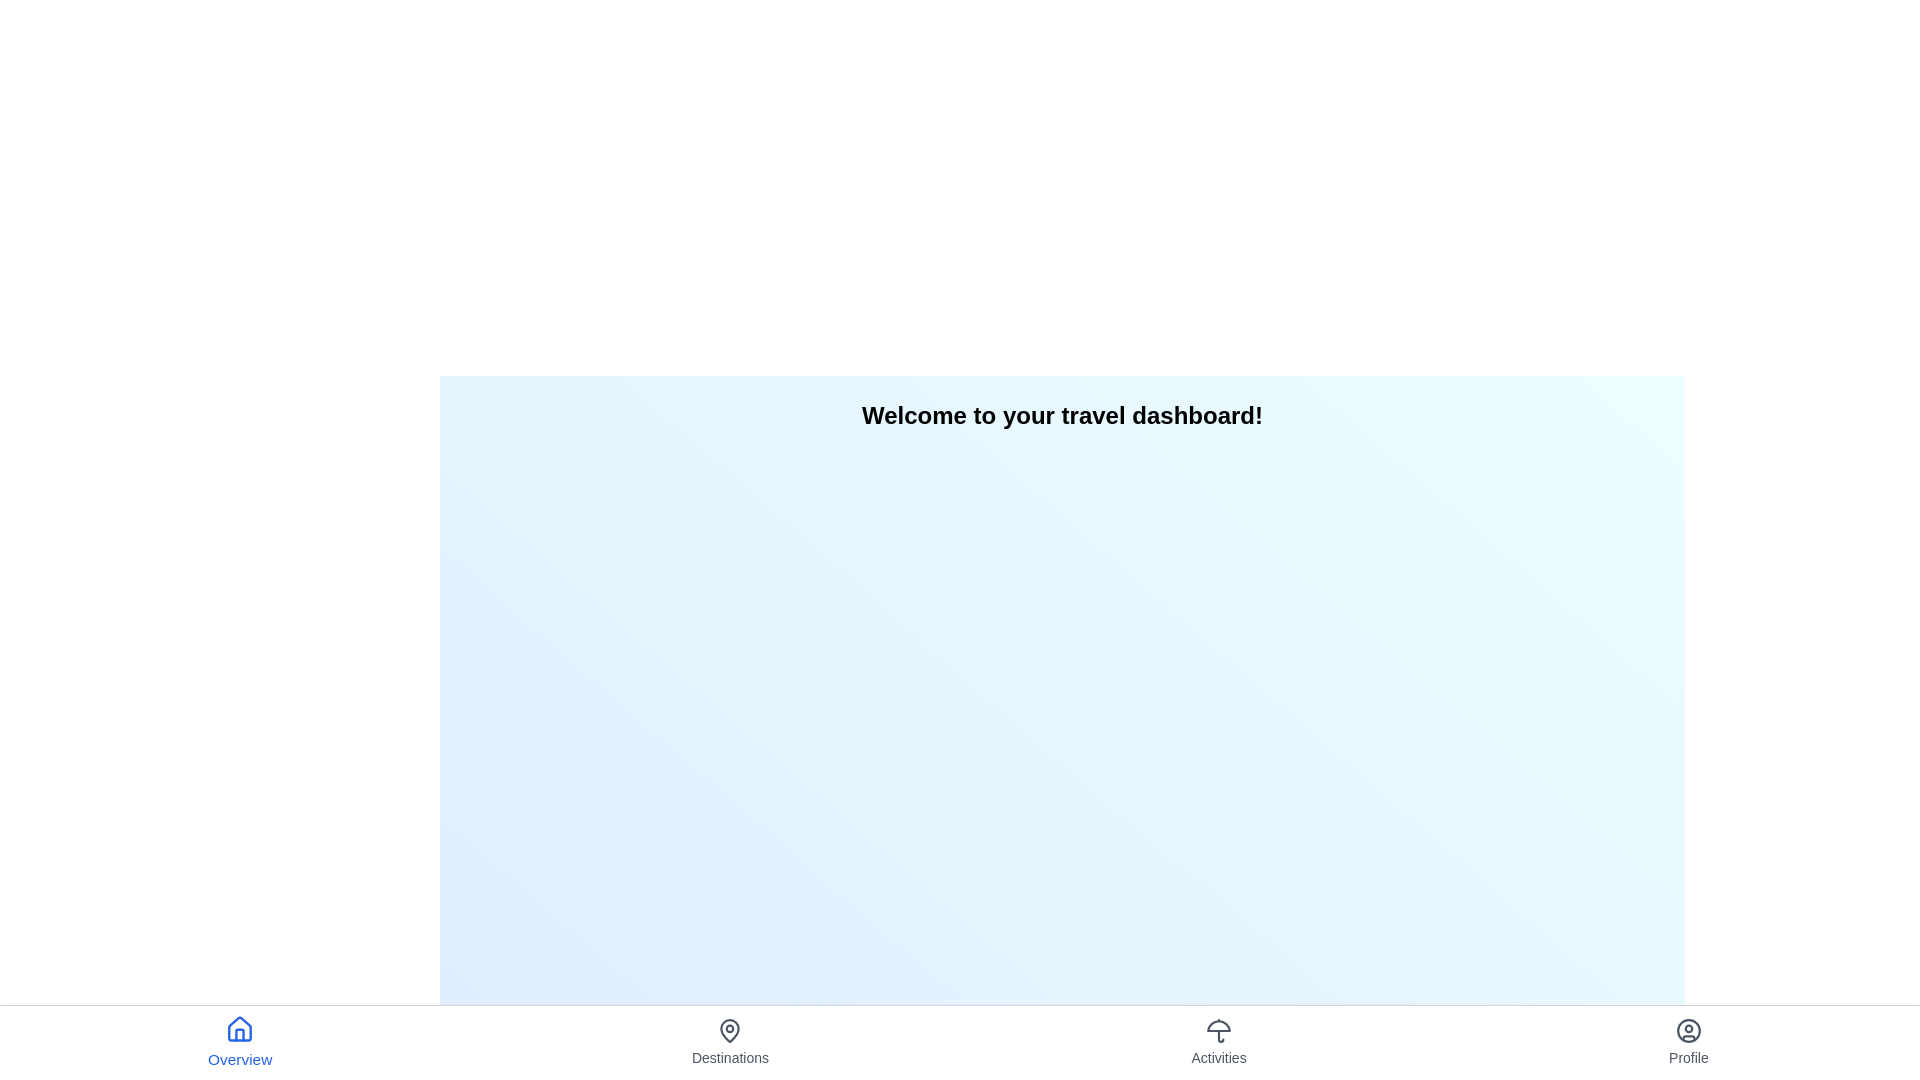  Describe the element at coordinates (729, 1030) in the screenshot. I see `the gray map pin icon located in the center of the bottom navigation bar` at that location.